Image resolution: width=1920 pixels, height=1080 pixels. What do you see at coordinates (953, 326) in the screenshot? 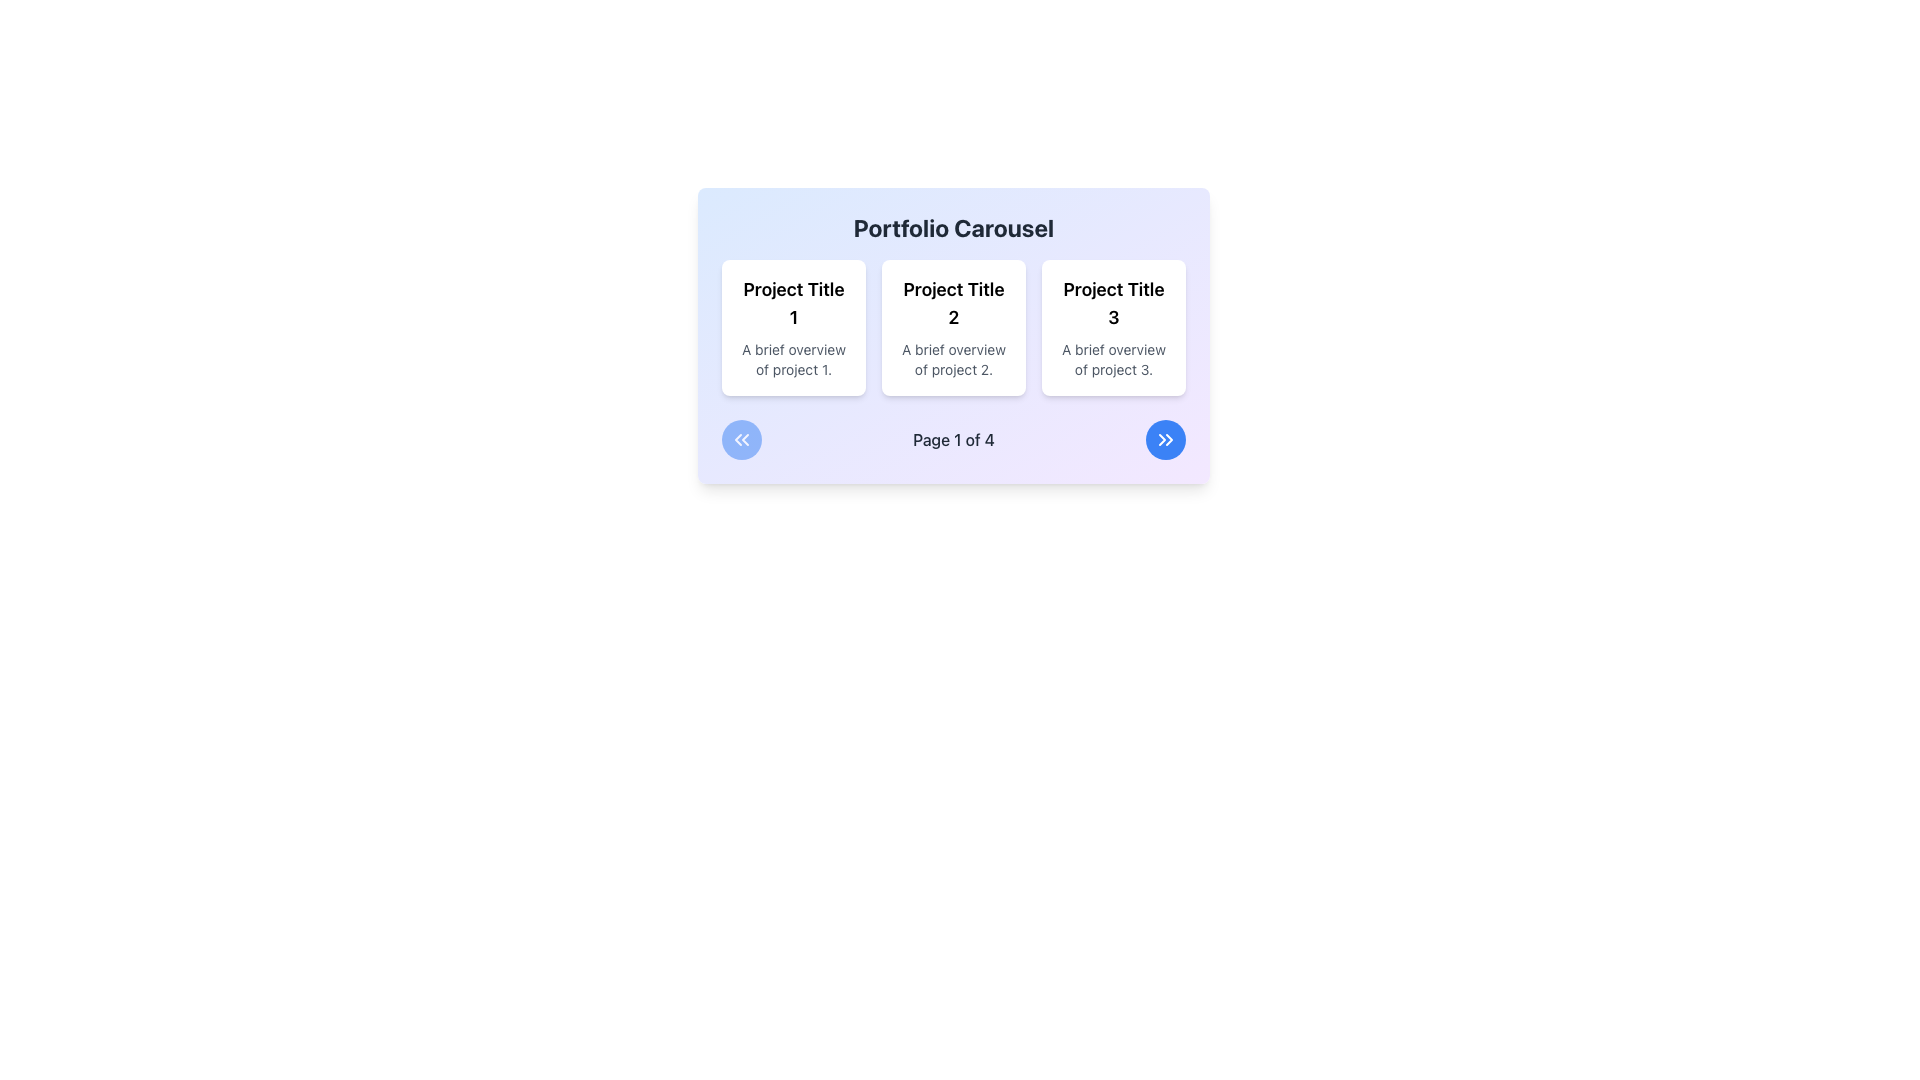
I see `the second project entry card in the Portfolio Carousel, which displays the project title and brief description` at bounding box center [953, 326].